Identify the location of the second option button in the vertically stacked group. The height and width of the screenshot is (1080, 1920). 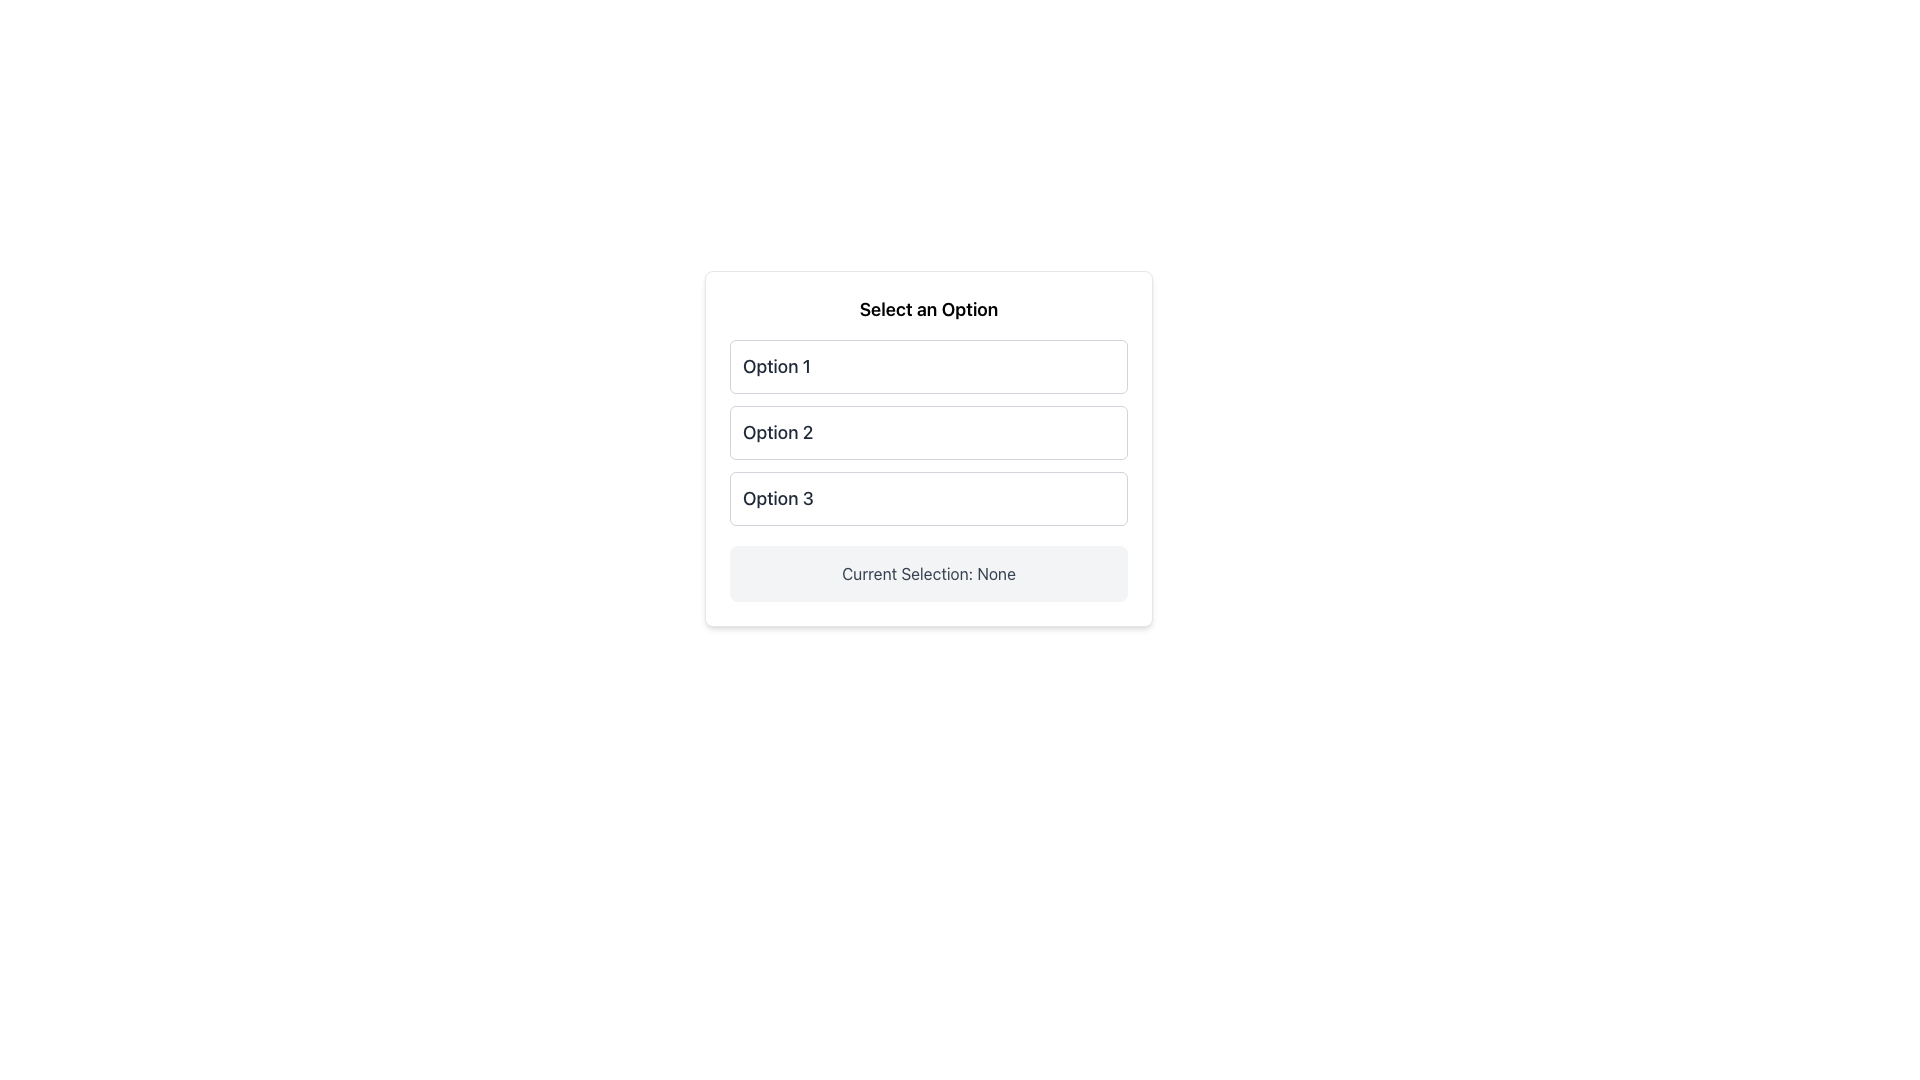
(928, 431).